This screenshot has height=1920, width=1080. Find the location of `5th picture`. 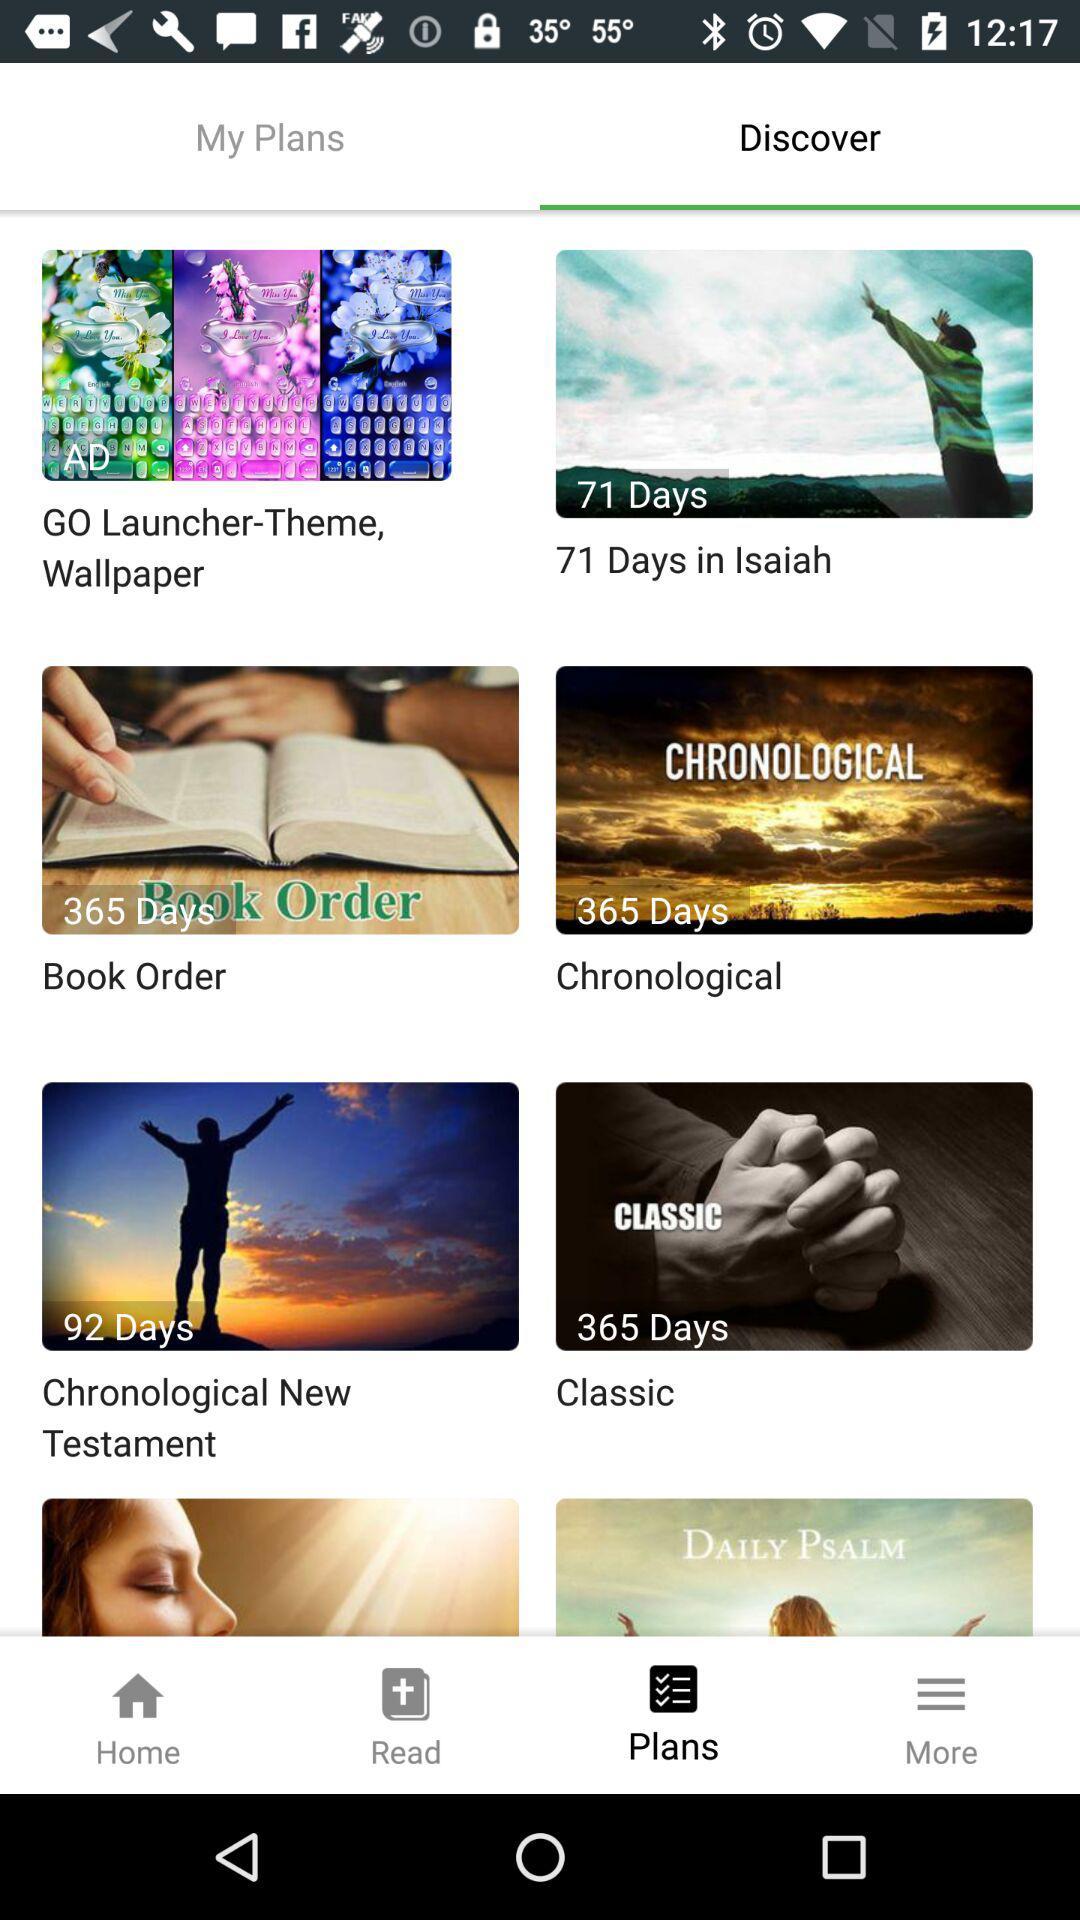

5th picture is located at coordinates (280, 1215).